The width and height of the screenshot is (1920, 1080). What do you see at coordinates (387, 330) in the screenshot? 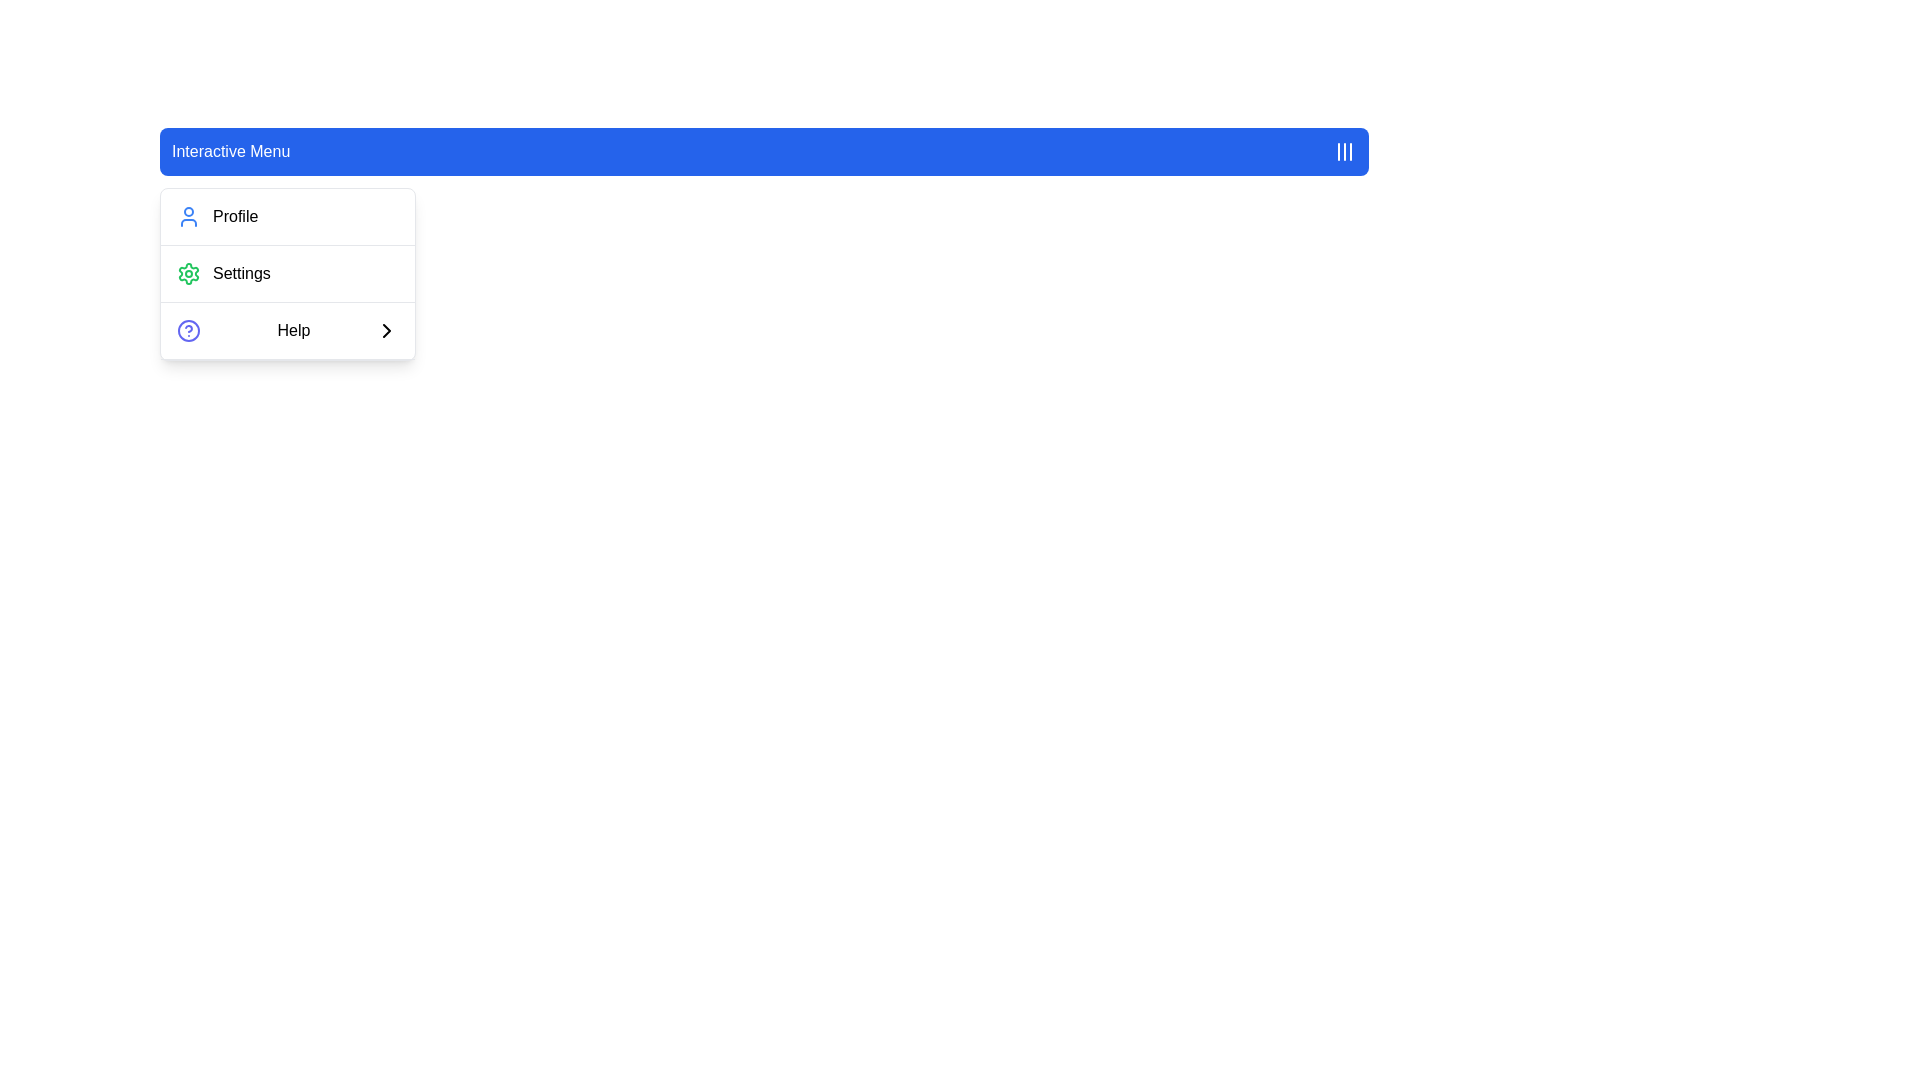
I see `the action indicator icon located to the right of the 'Help' text in the vertical navigation menu` at bounding box center [387, 330].